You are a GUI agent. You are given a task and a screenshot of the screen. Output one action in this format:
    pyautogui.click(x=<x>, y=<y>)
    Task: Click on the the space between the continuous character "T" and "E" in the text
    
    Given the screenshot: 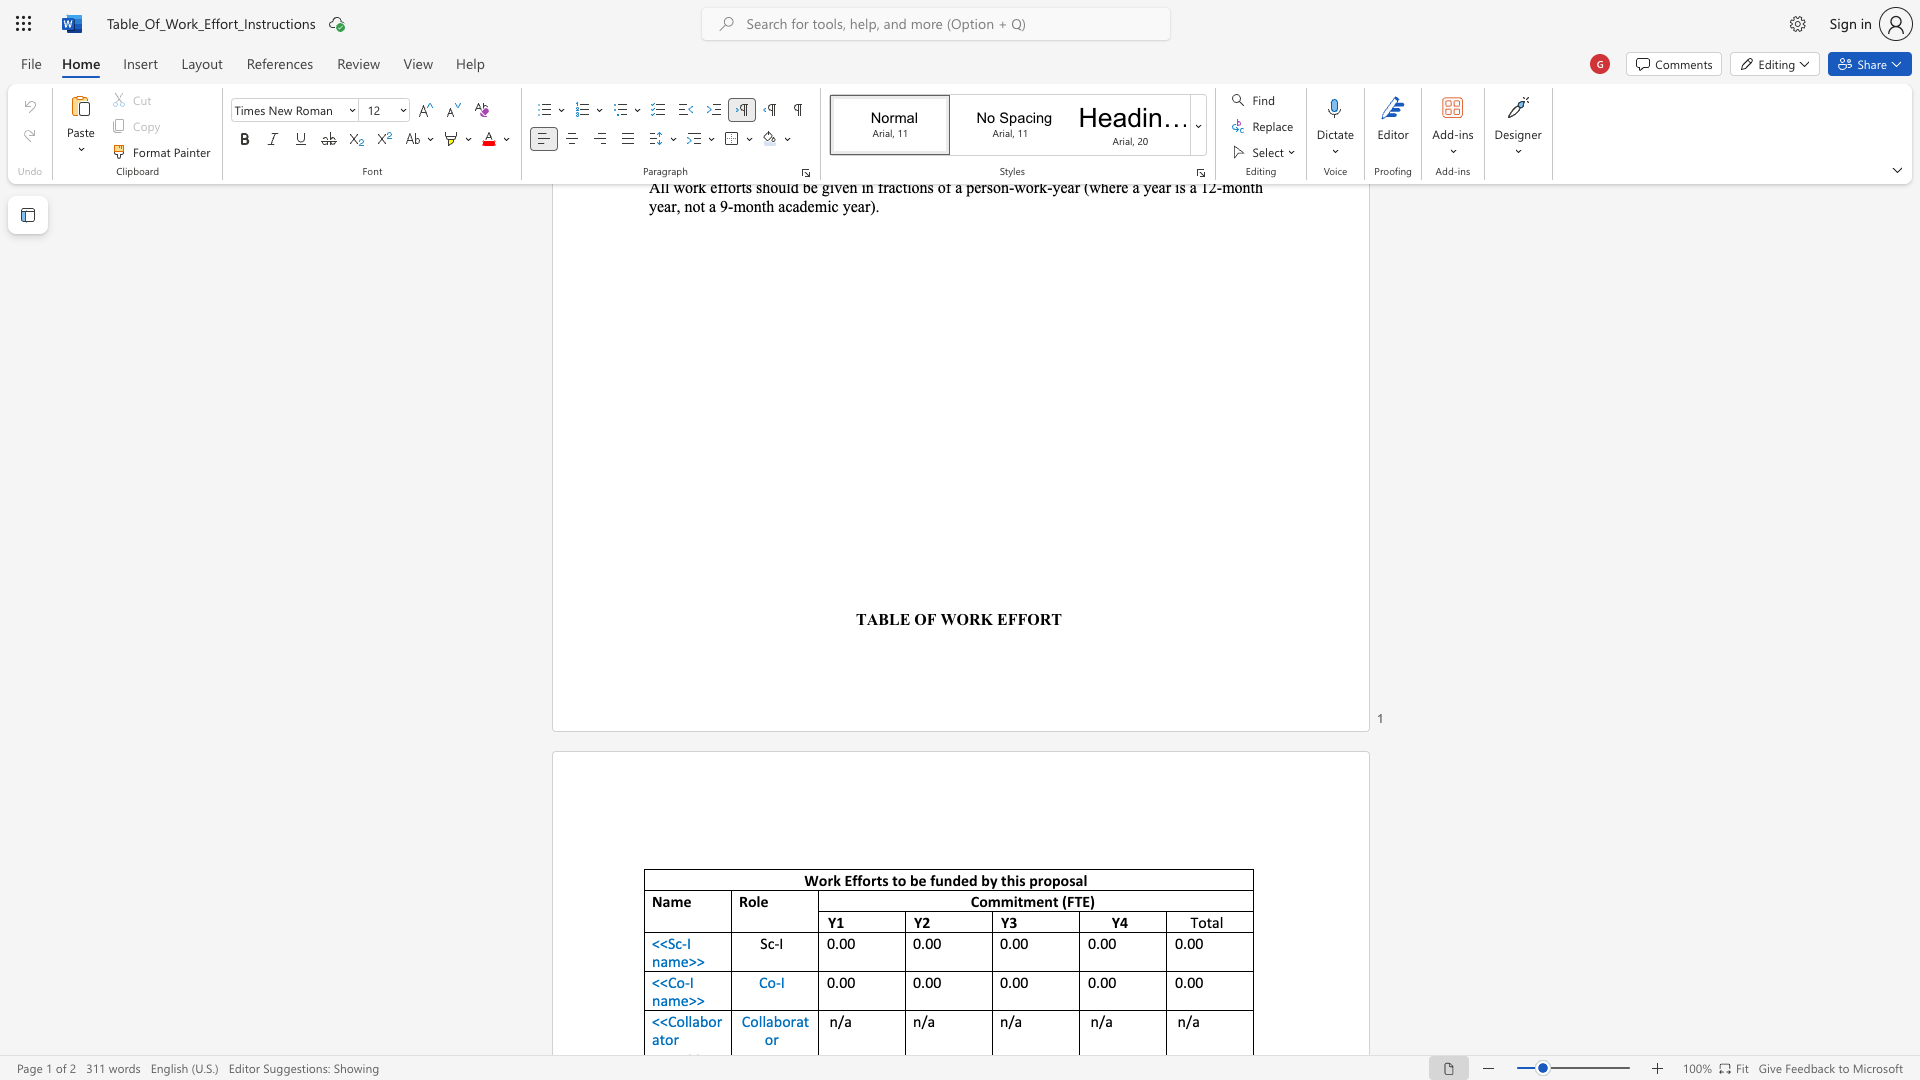 What is the action you would take?
    pyautogui.click(x=1081, y=901)
    